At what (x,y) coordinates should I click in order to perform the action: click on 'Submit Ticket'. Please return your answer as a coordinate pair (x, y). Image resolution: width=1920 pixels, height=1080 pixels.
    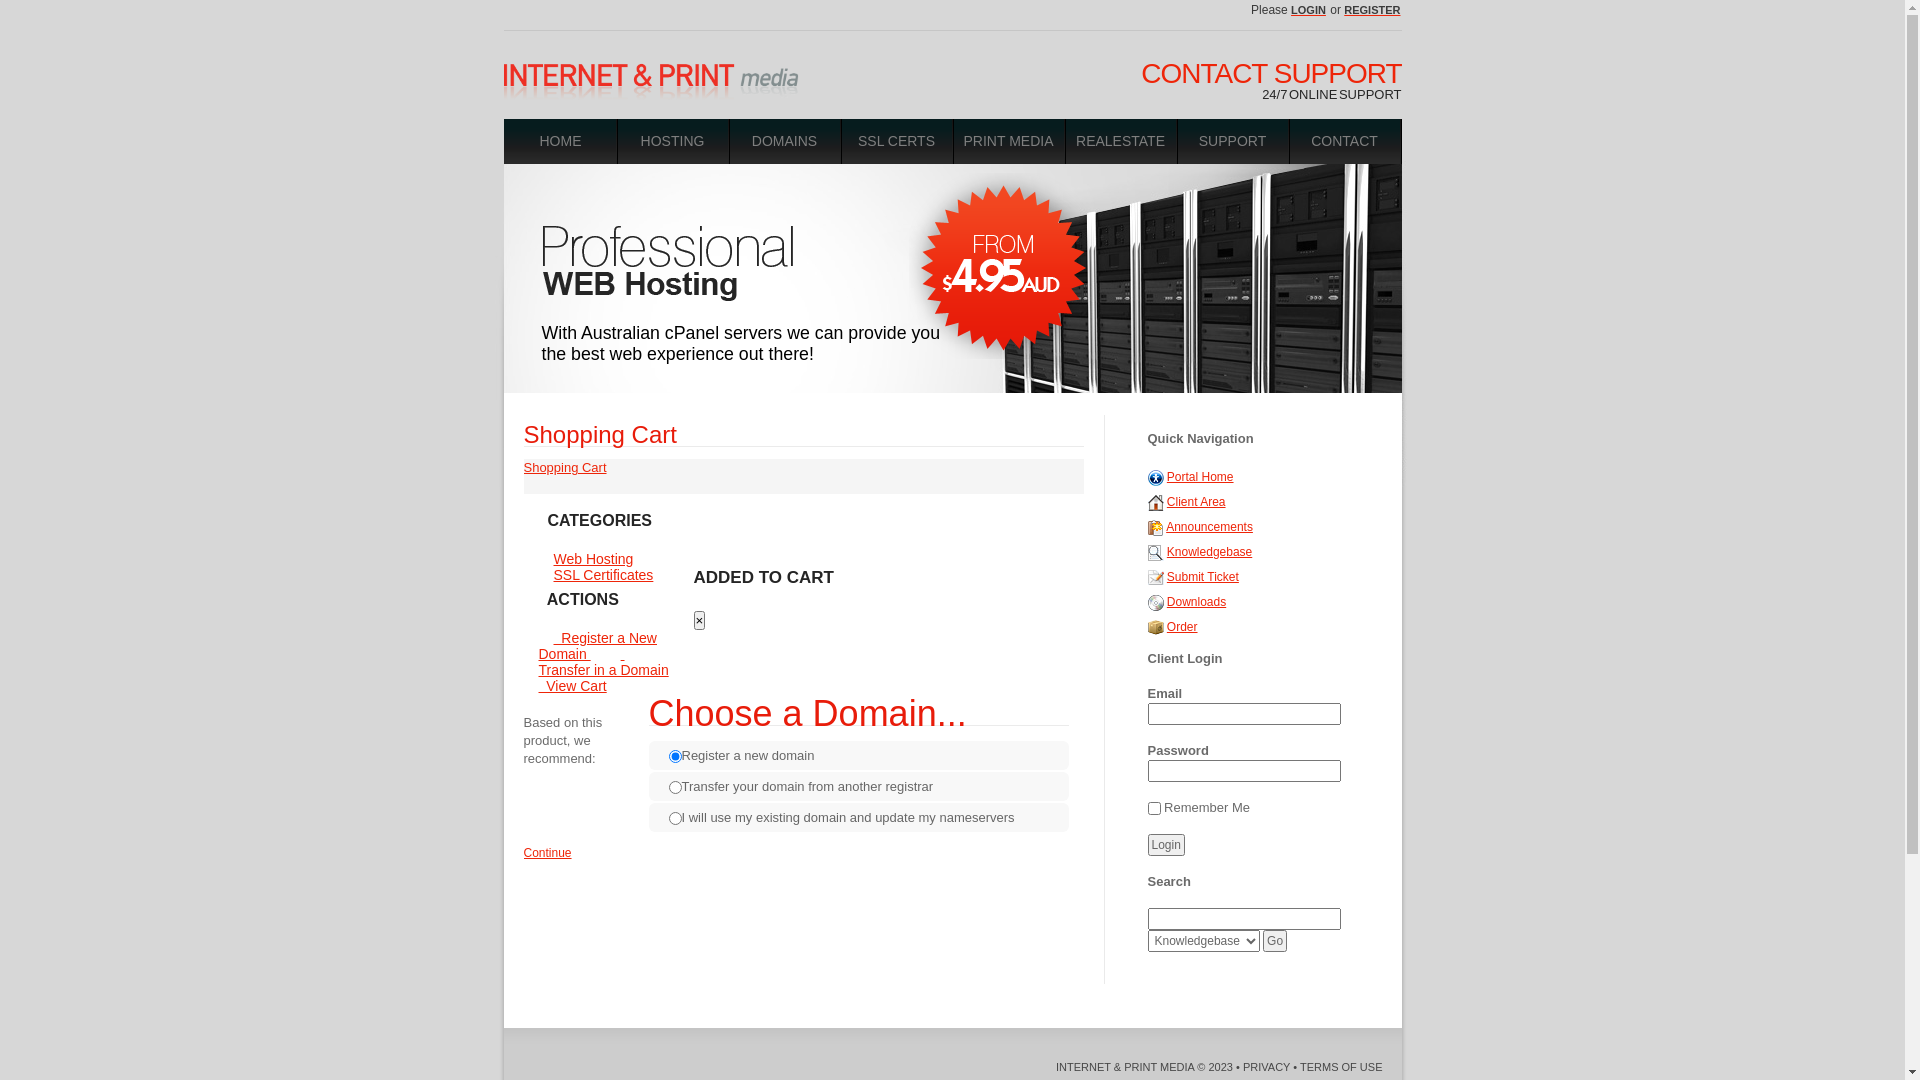
    Looking at the image, I should click on (1202, 577).